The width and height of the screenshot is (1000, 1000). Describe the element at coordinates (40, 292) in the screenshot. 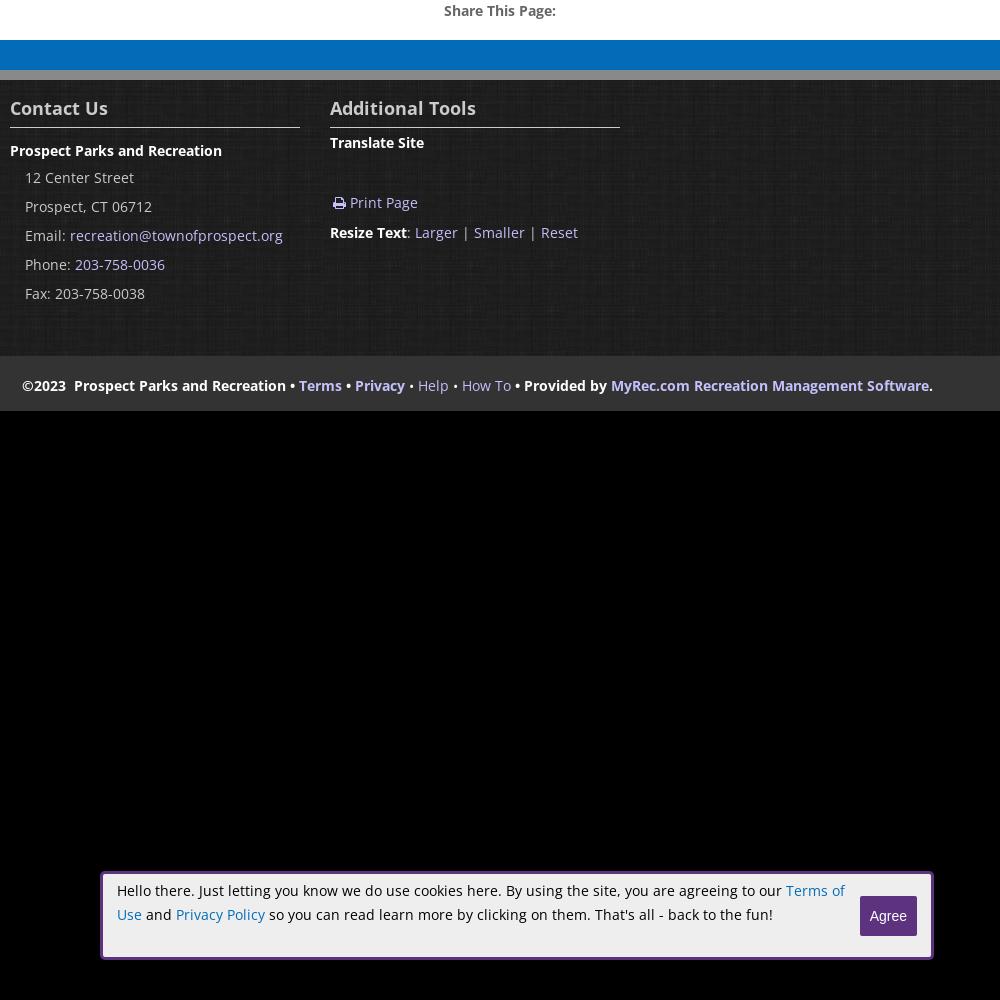

I see `'Fax:'` at that location.